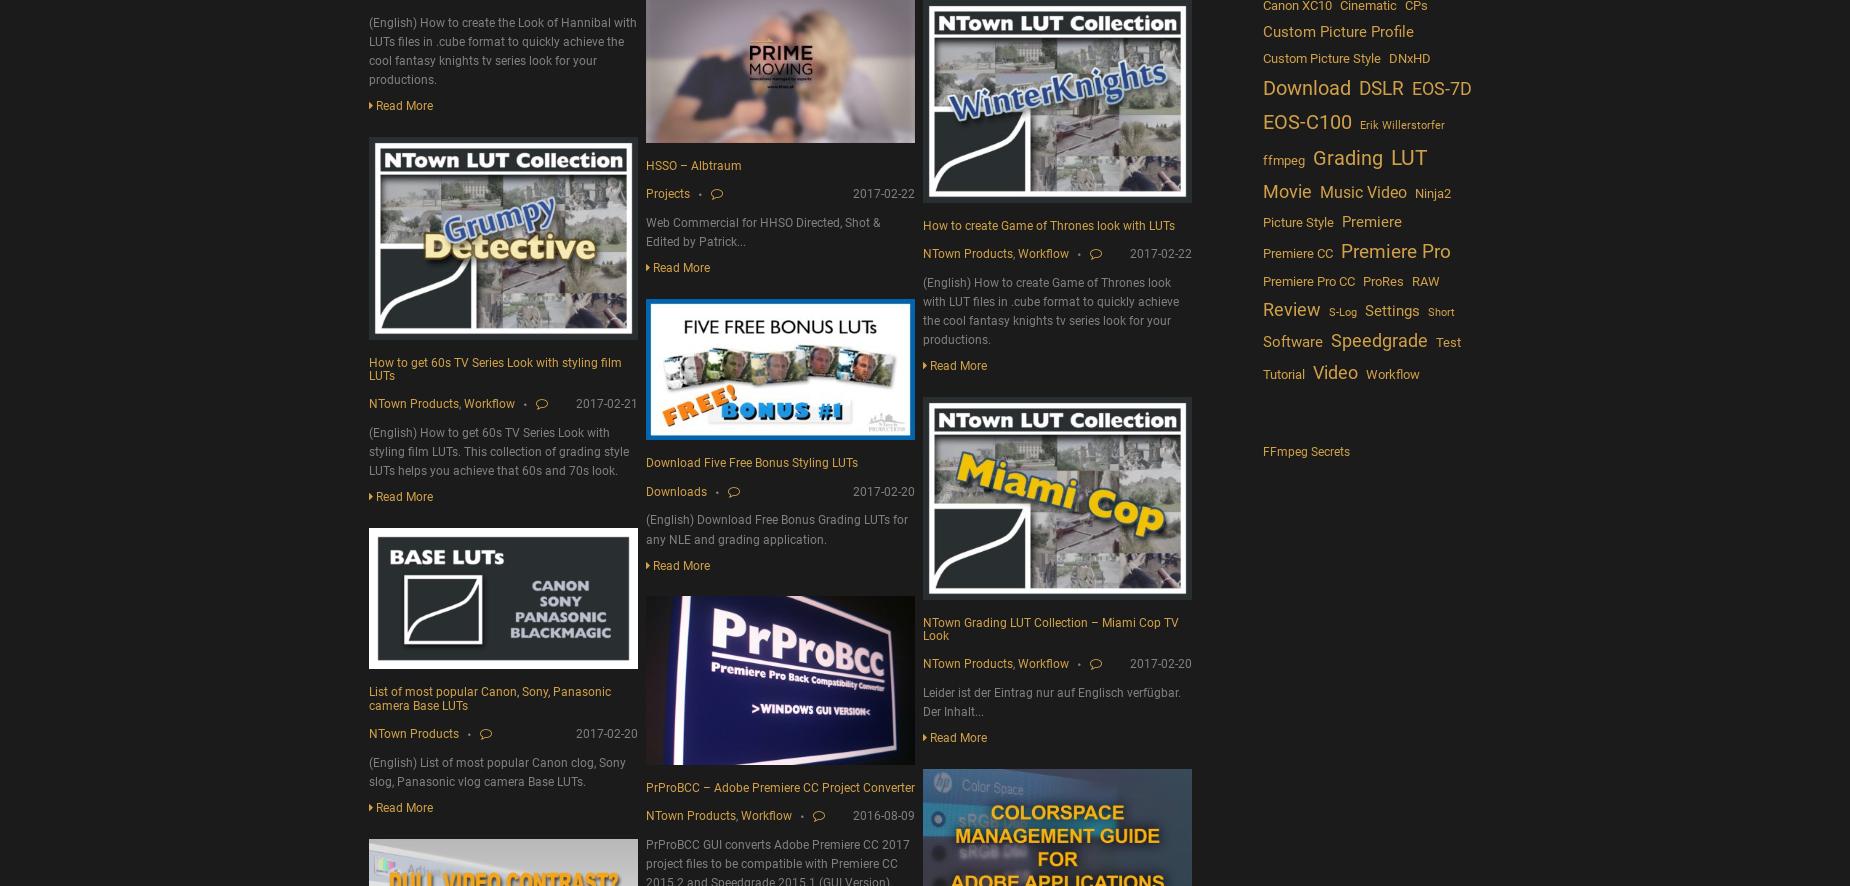  I want to click on '(English) List of most popular Canon clog, Sony slog, Panasonic vlog camera Base LUTs.', so click(497, 770).